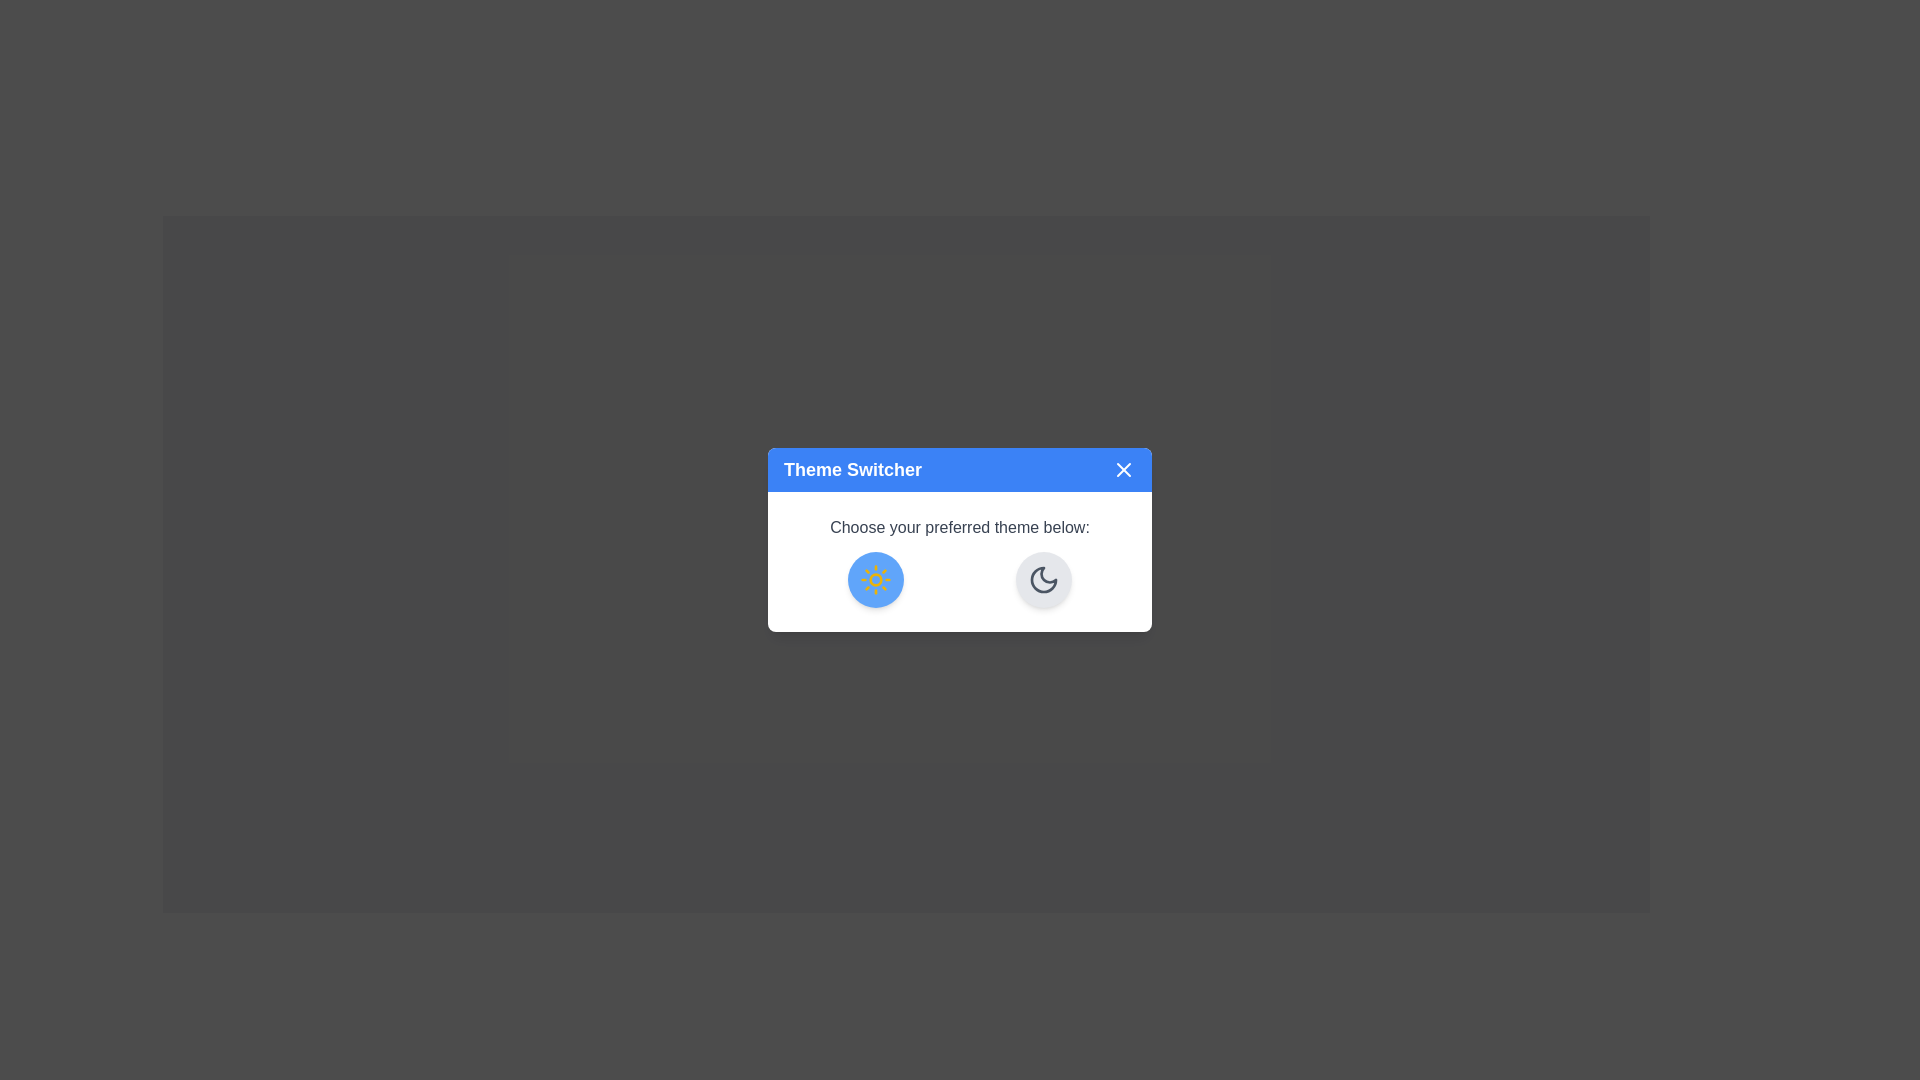 This screenshot has height=1080, width=1920. I want to click on the Text Label in the upper left portion of the blue bar that serves as the title for switching the theme in the modal dialog, so click(853, 470).